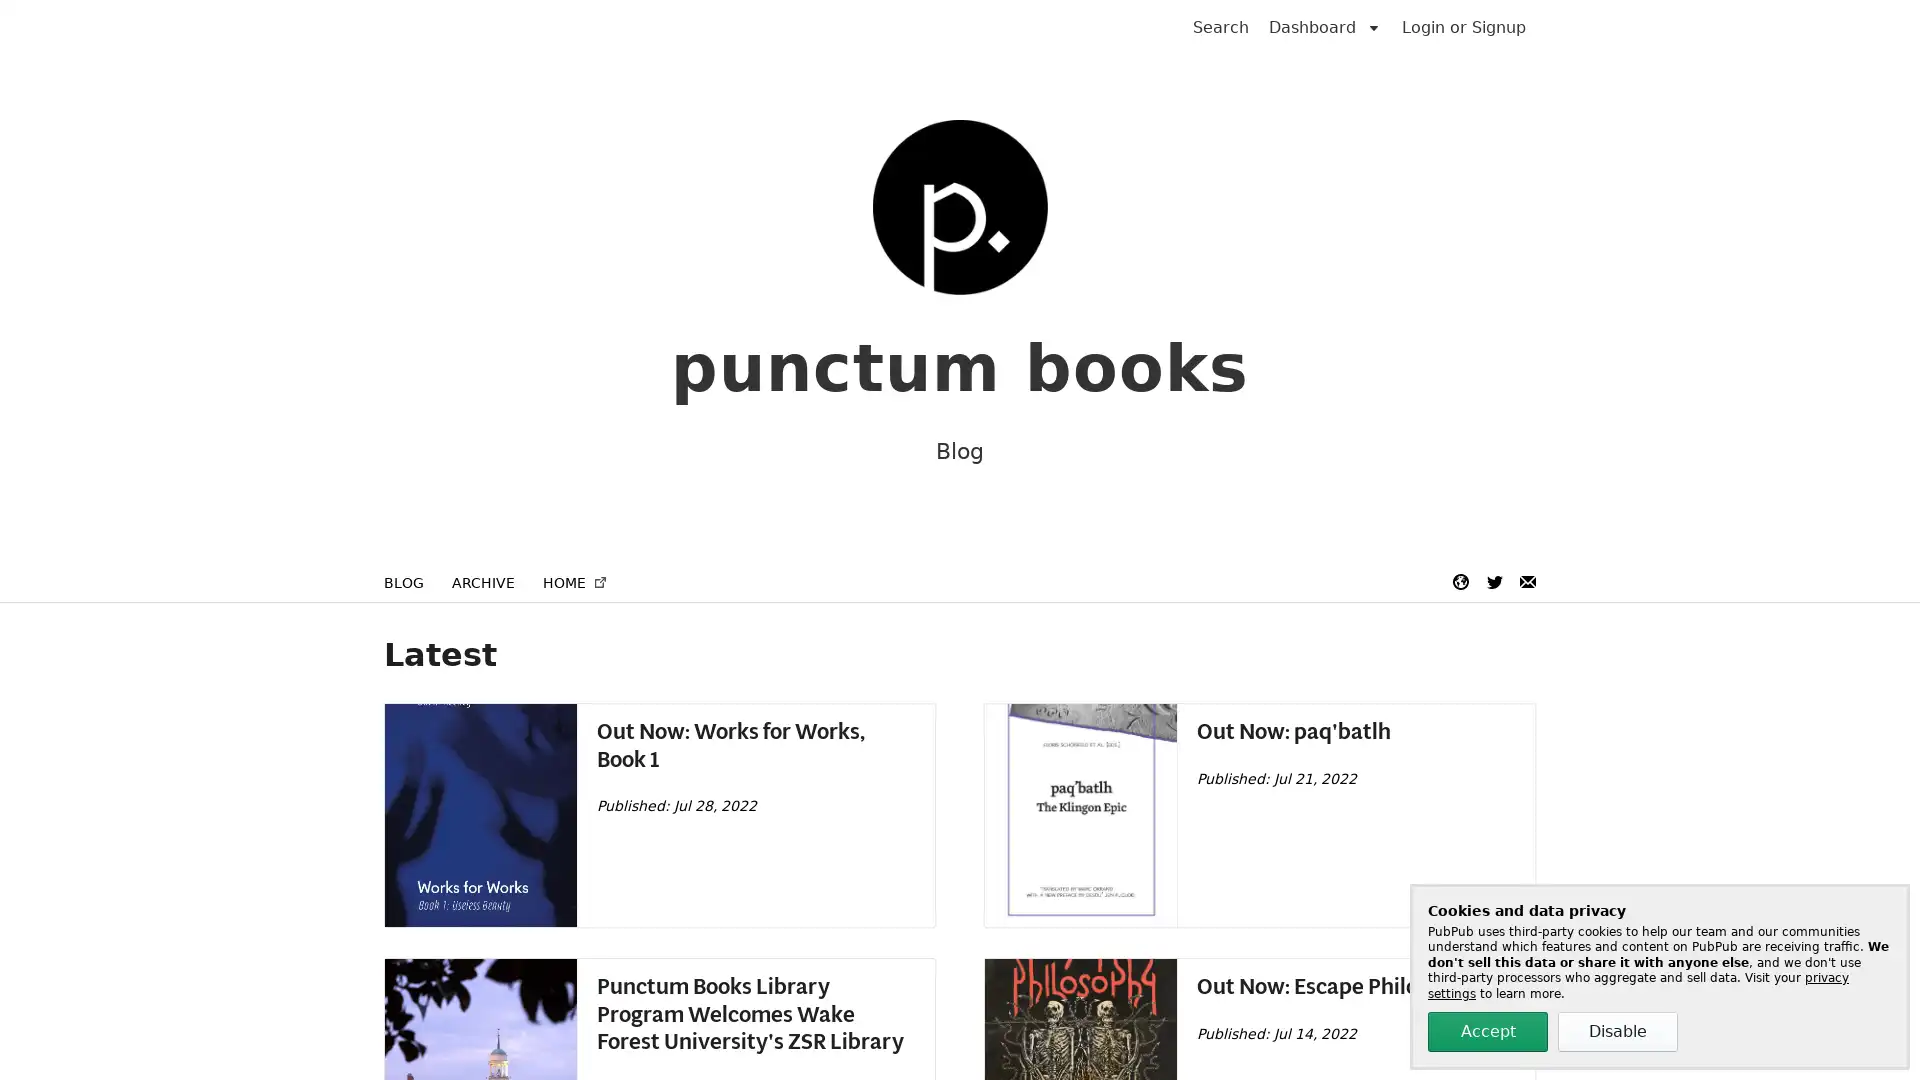 Image resolution: width=1920 pixels, height=1080 pixels. Describe the element at coordinates (1219, 27) in the screenshot. I see `Search` at that location.